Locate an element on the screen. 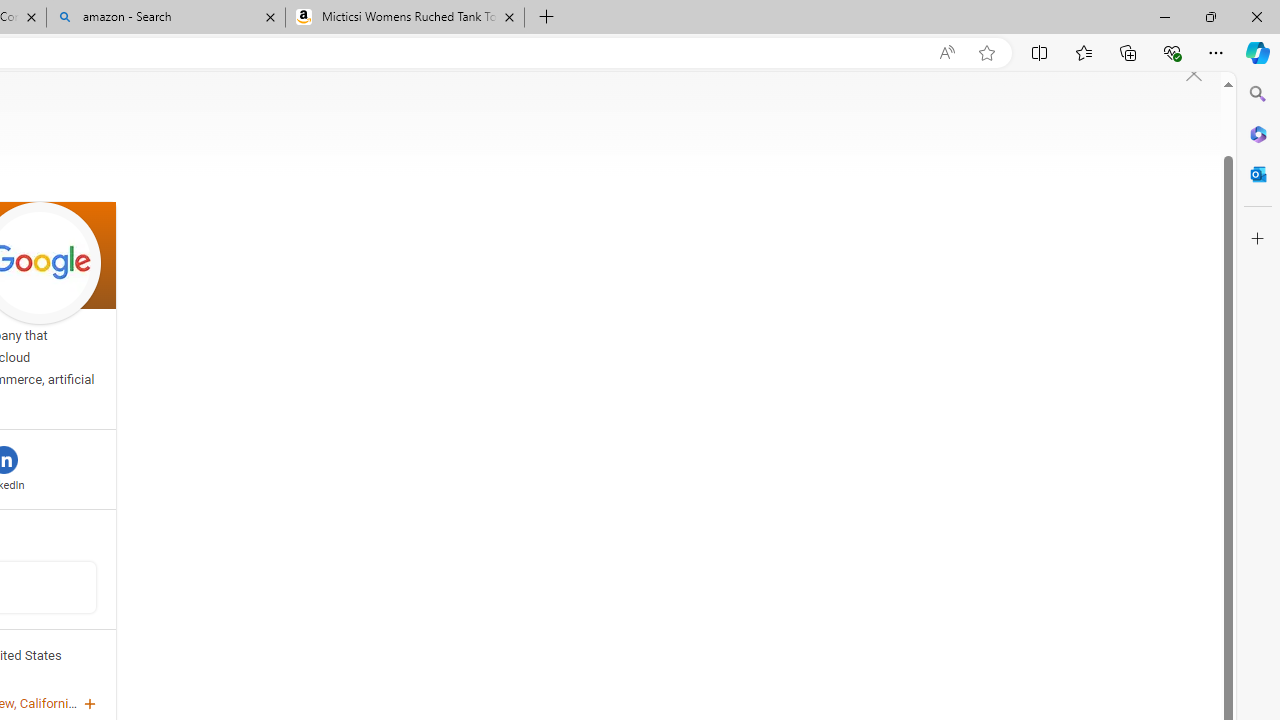 The height and width of the screenshot is (720, 1280). 'Browser essentials' is located at coordinates (1171, 51).